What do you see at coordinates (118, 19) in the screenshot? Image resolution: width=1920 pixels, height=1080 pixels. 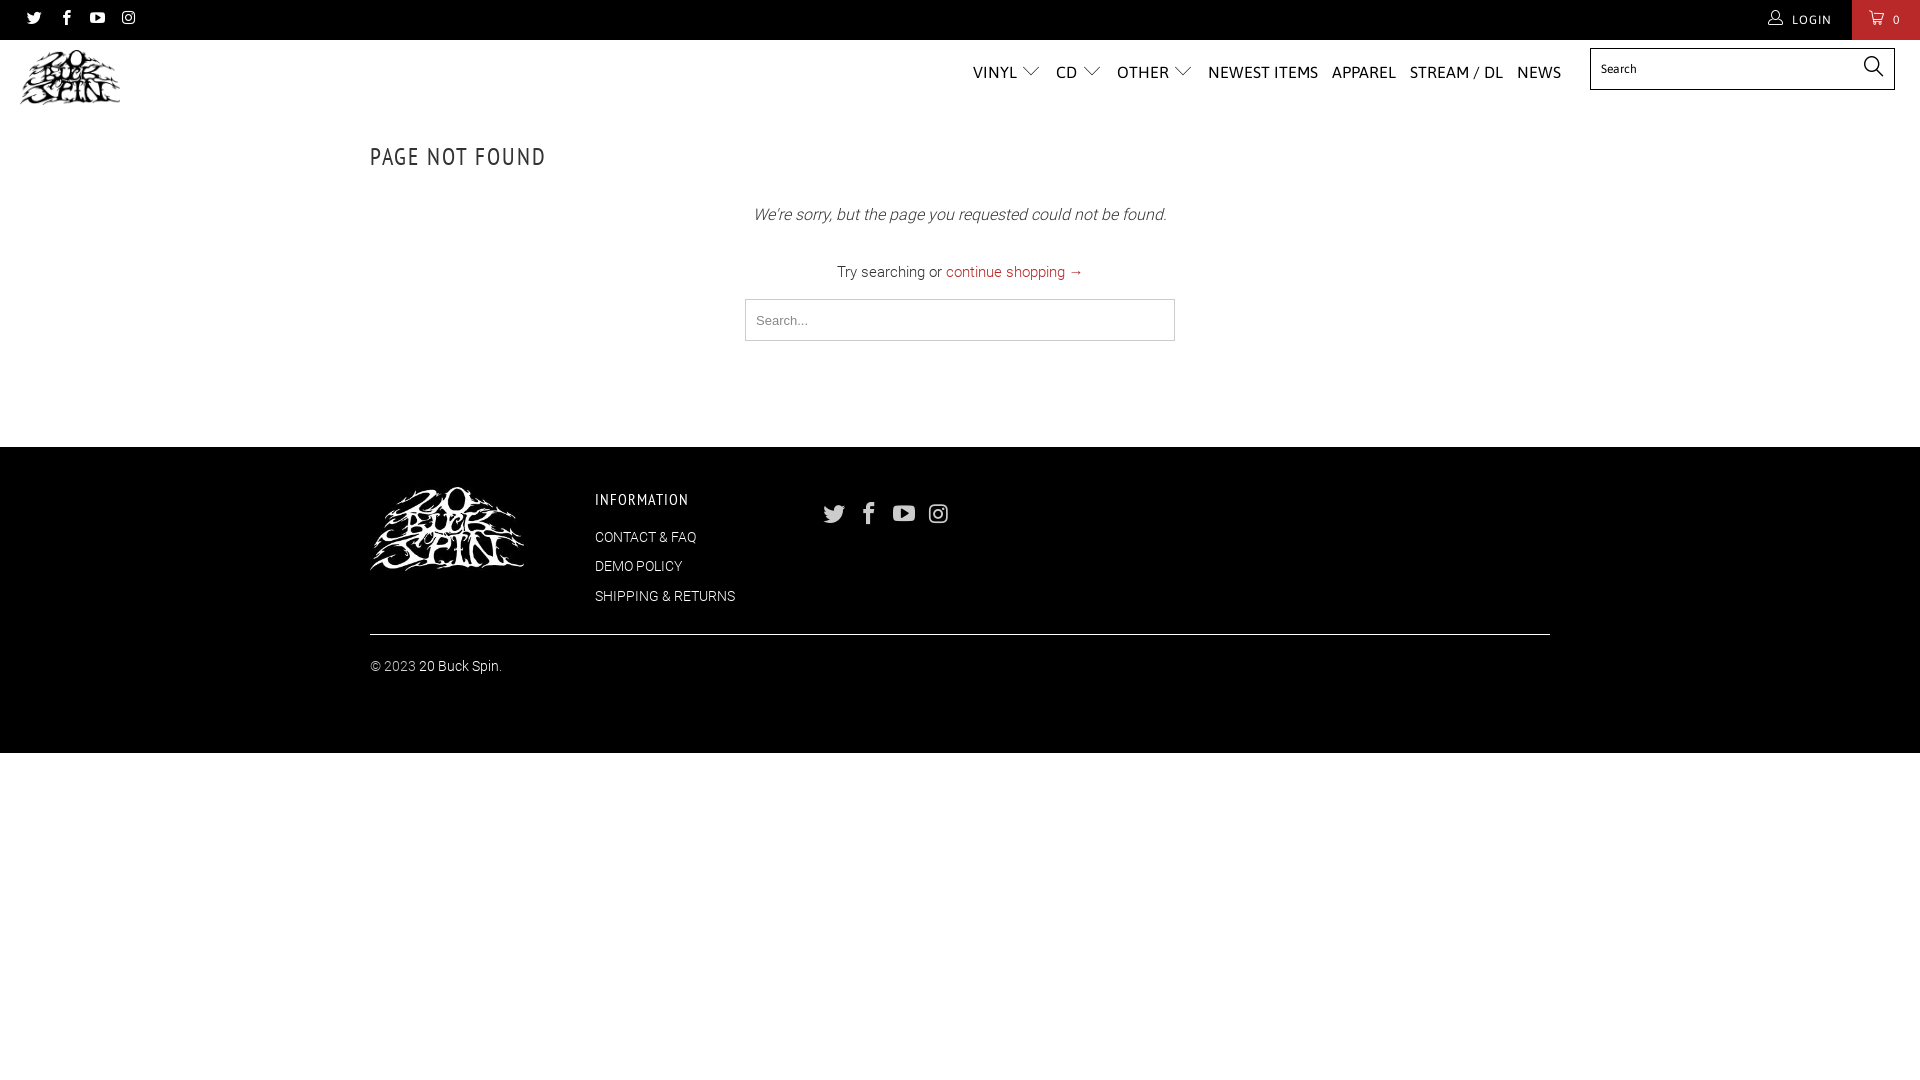 I see `'20 Buck Spin on Instagram'` at bounding box center [118, 19].